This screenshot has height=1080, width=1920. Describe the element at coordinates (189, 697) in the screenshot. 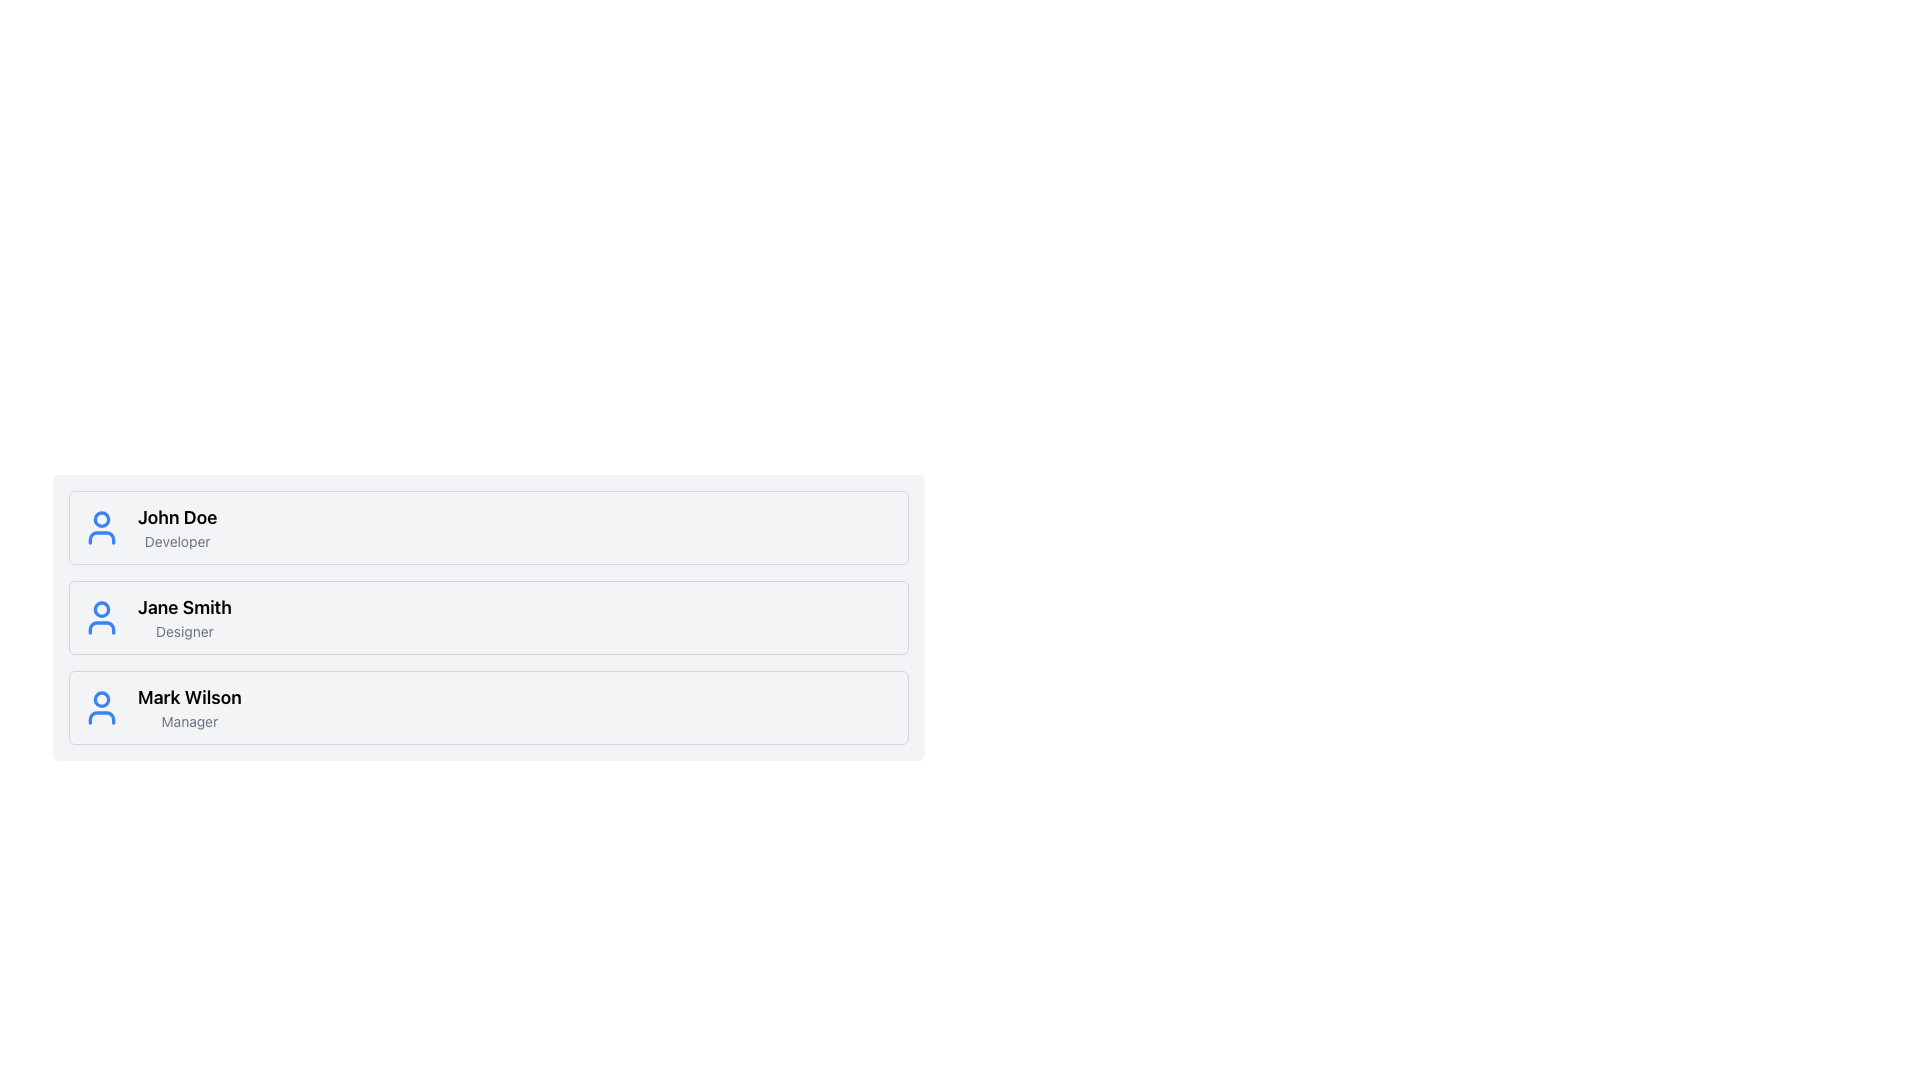

I see `text label displaying 'Mark Wilson', which is bold and larger than the subtitle 'Manager', located in the bottom-most row of the interface` at that location.